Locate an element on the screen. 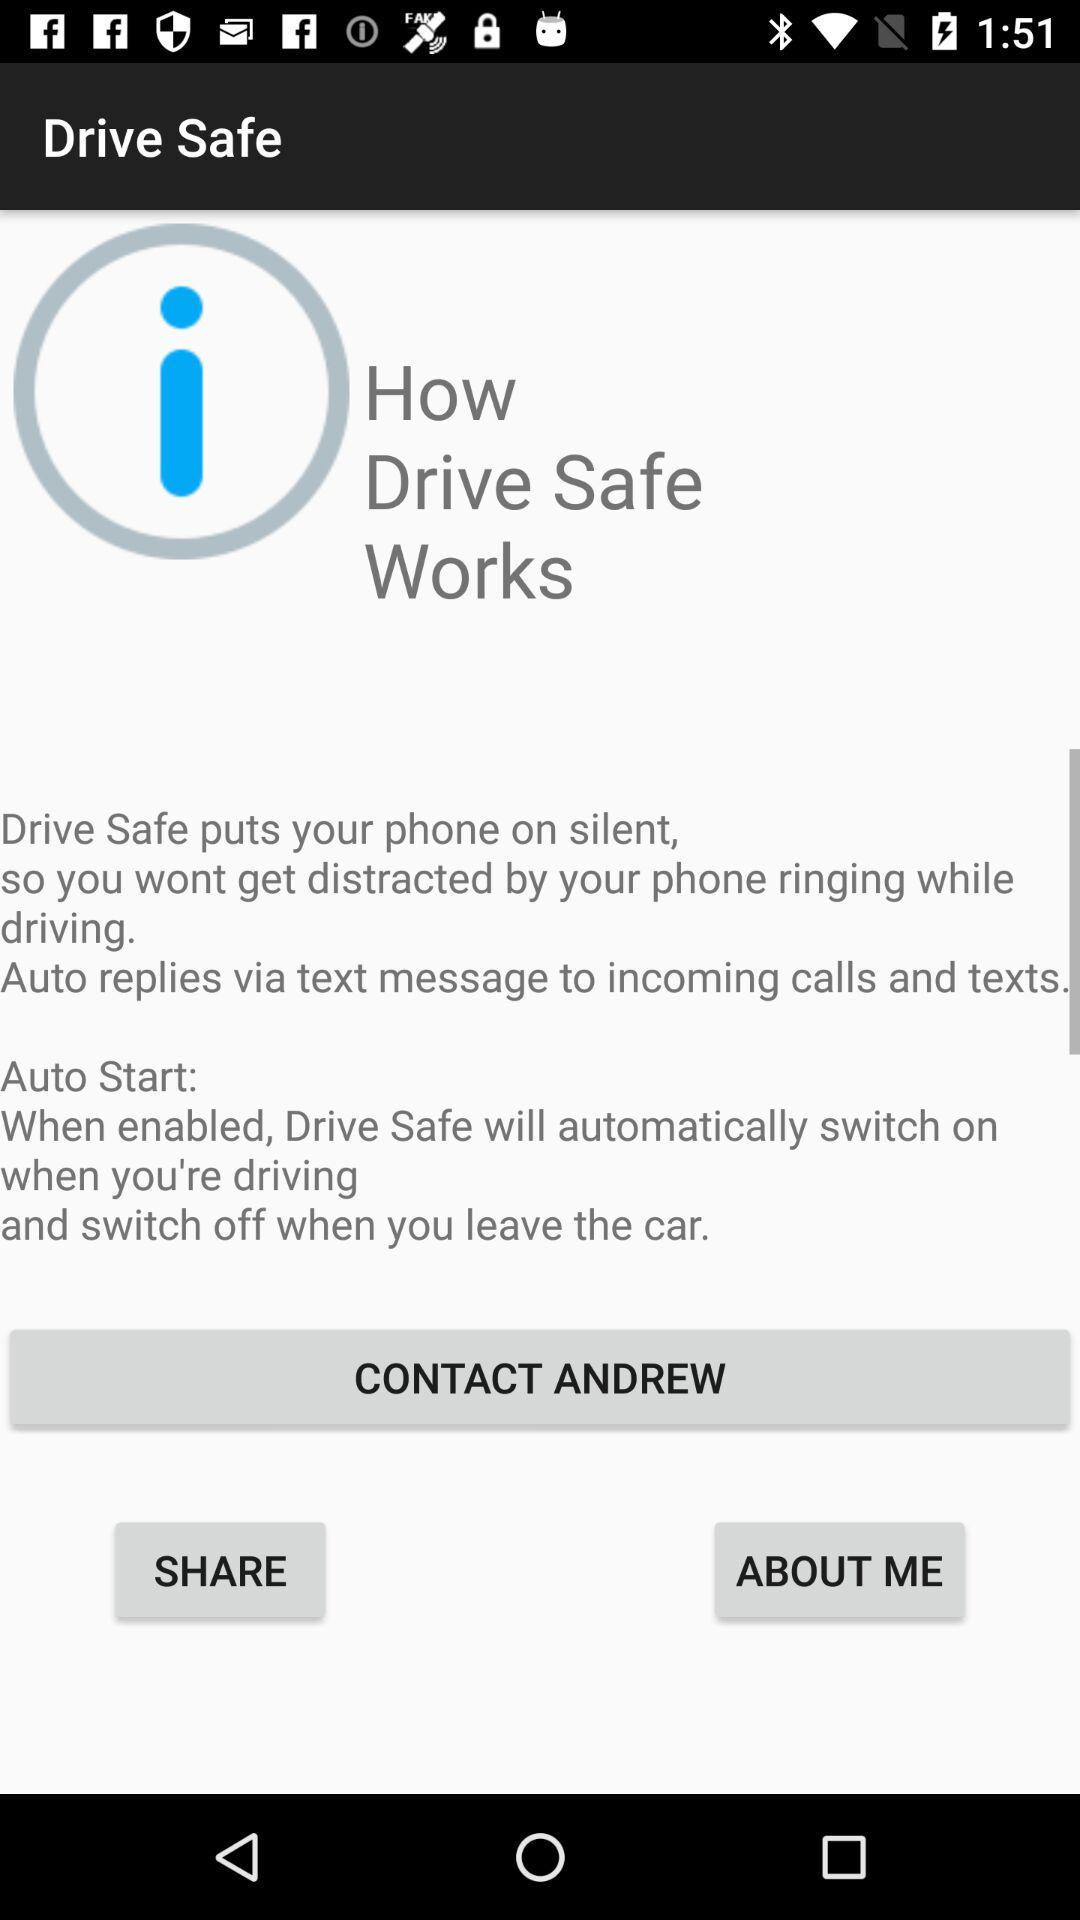 This screenshot has width=1080, height=1920. the item below drive safe puts icon is located at coordinates (540, 1376).